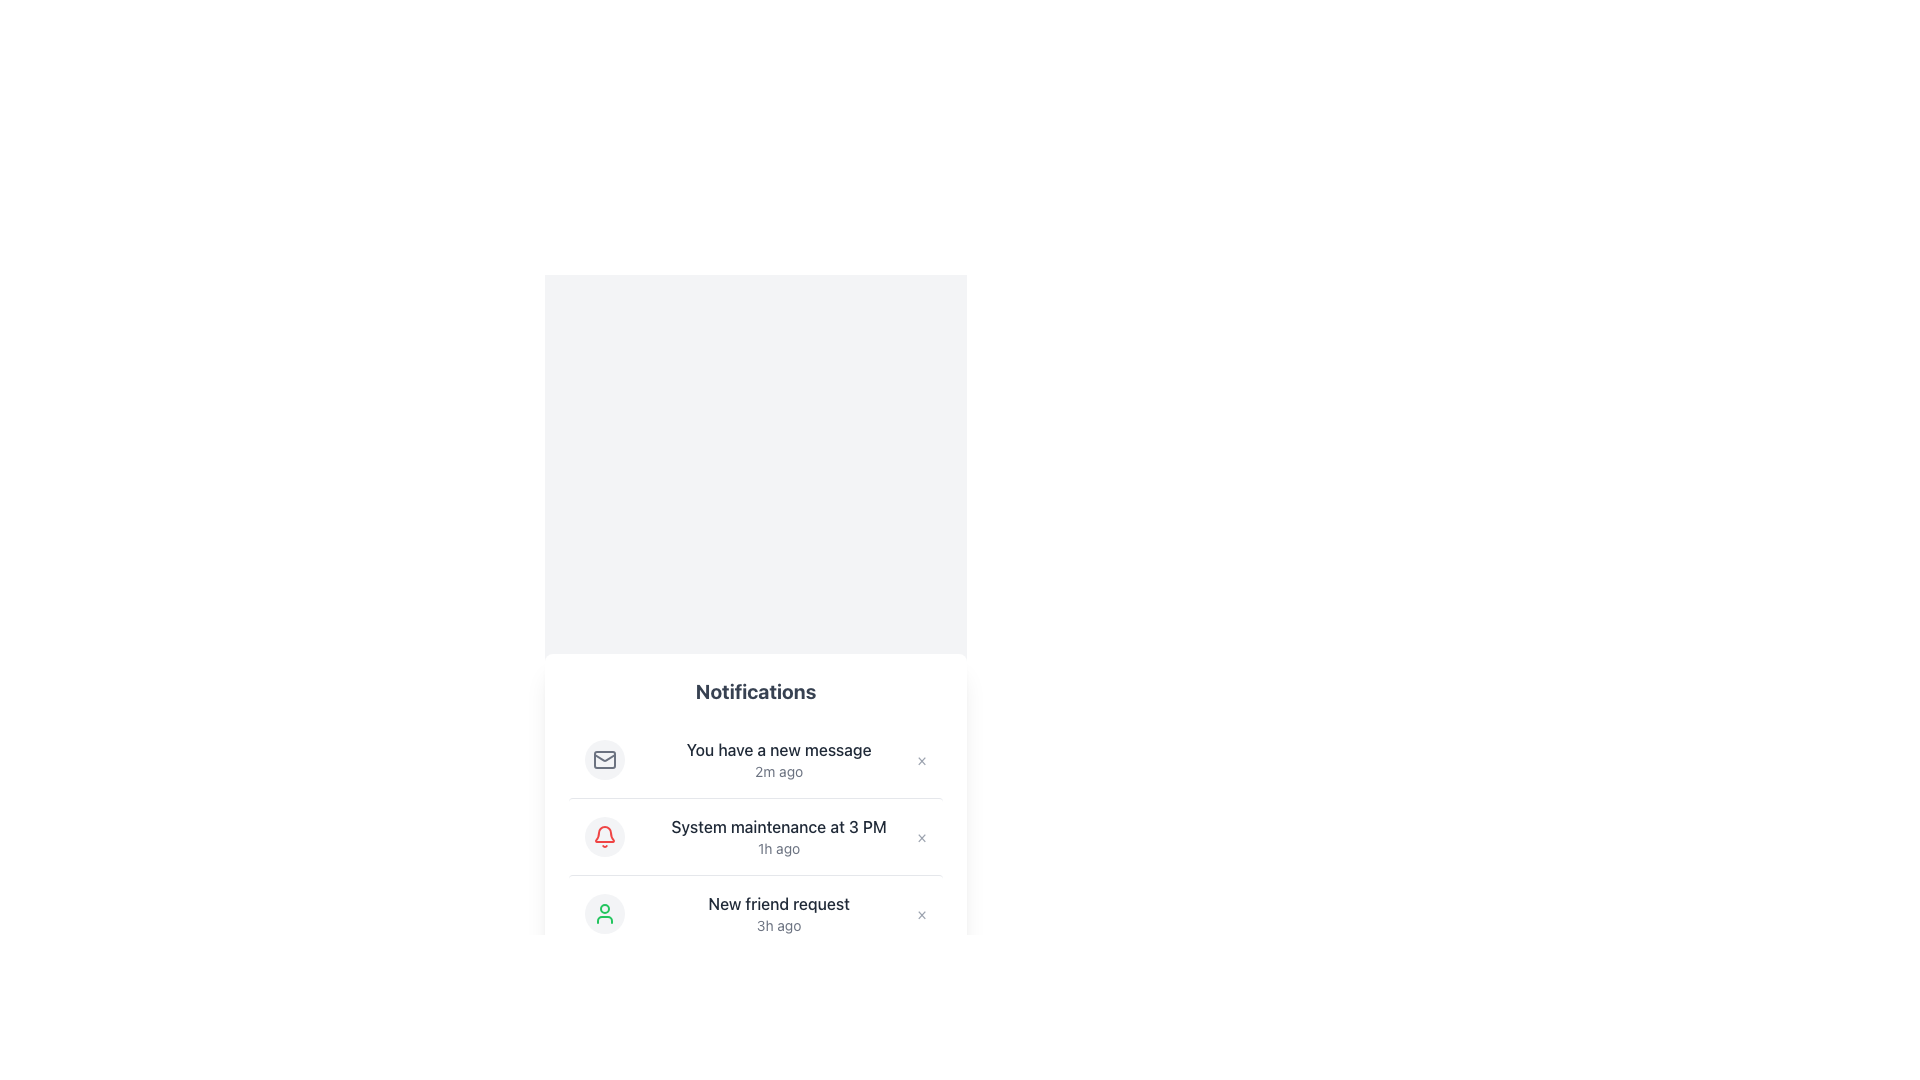  Describe the element at coordinates (754, 690) in the screenshot. I see `the 'Notifications' text header, which is bold and large, styled in grey at the top center of the notification panel` at that location.